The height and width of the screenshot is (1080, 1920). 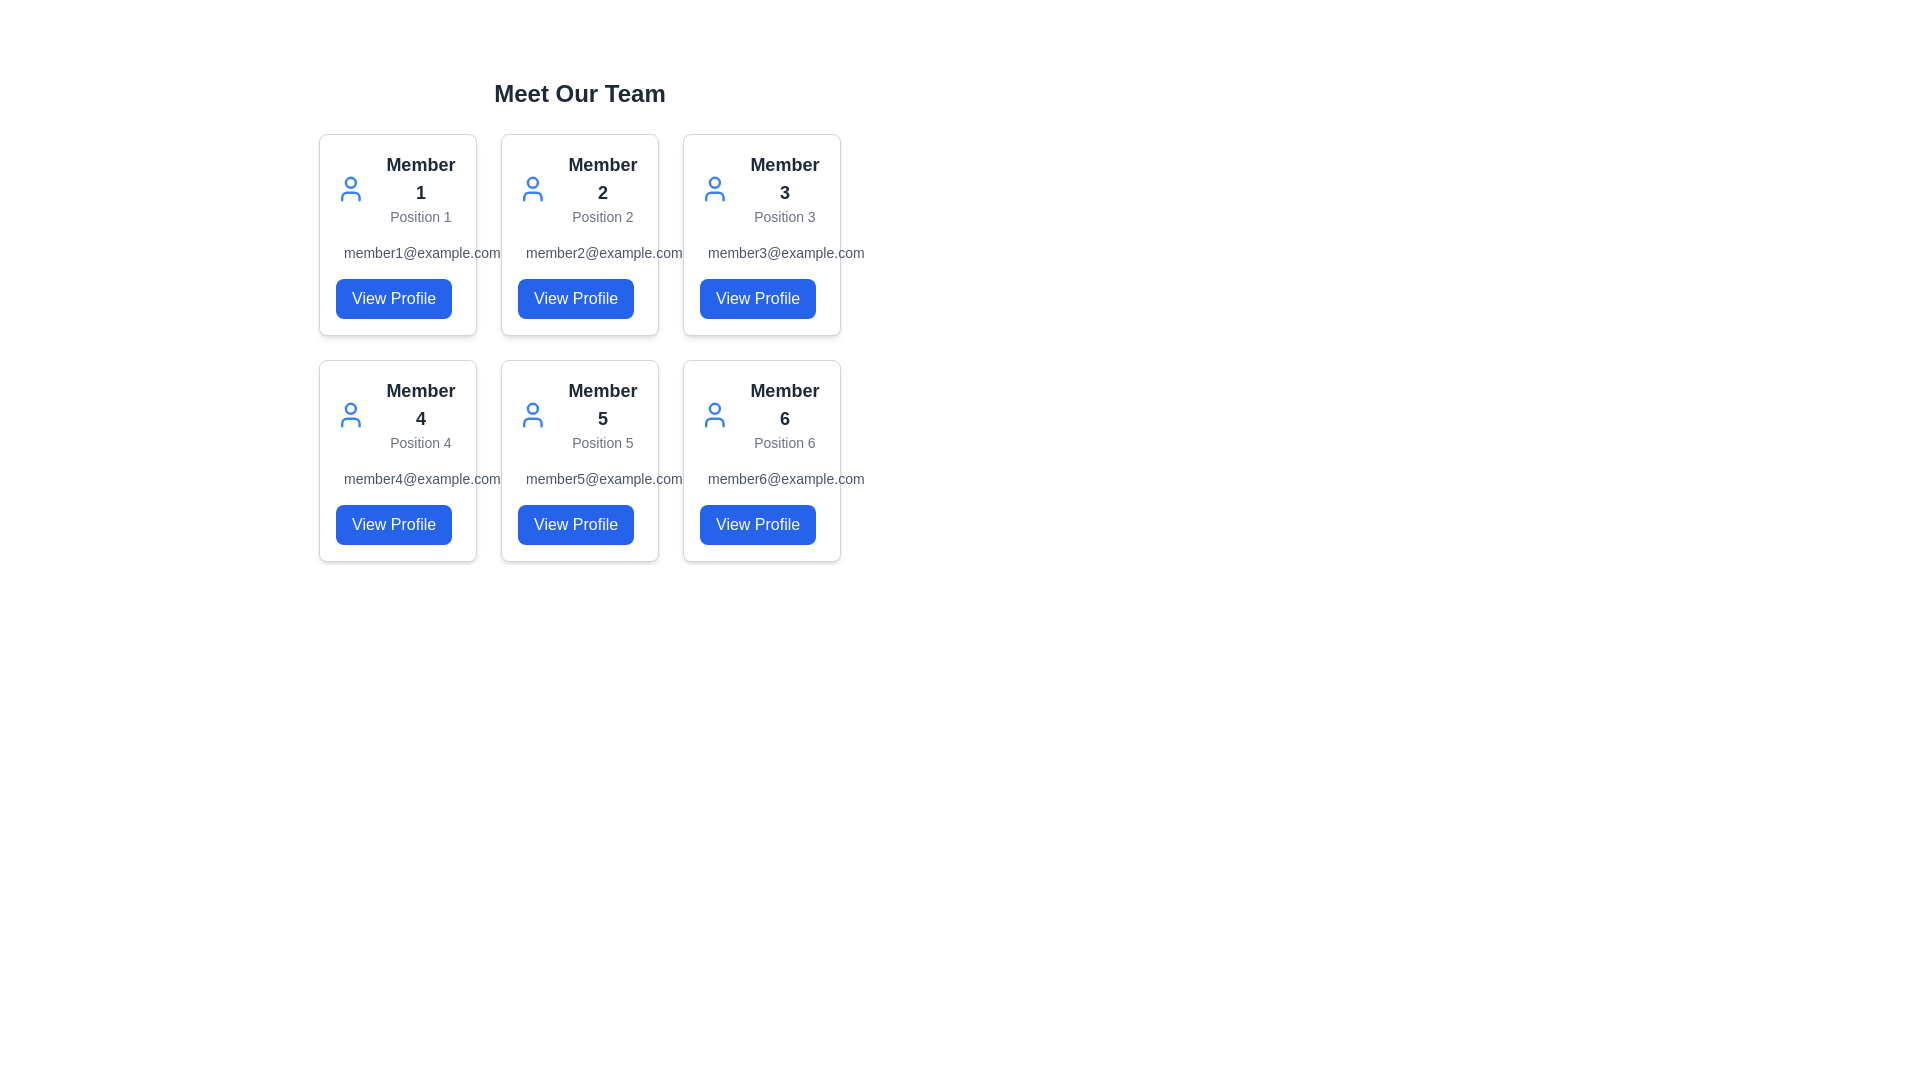 What do you see at coordinates (532, 407) in the screenshot?
I see `the circular profile icon located in the upper region of the card titled 'Member 5'` at bounding box center [532, 407].